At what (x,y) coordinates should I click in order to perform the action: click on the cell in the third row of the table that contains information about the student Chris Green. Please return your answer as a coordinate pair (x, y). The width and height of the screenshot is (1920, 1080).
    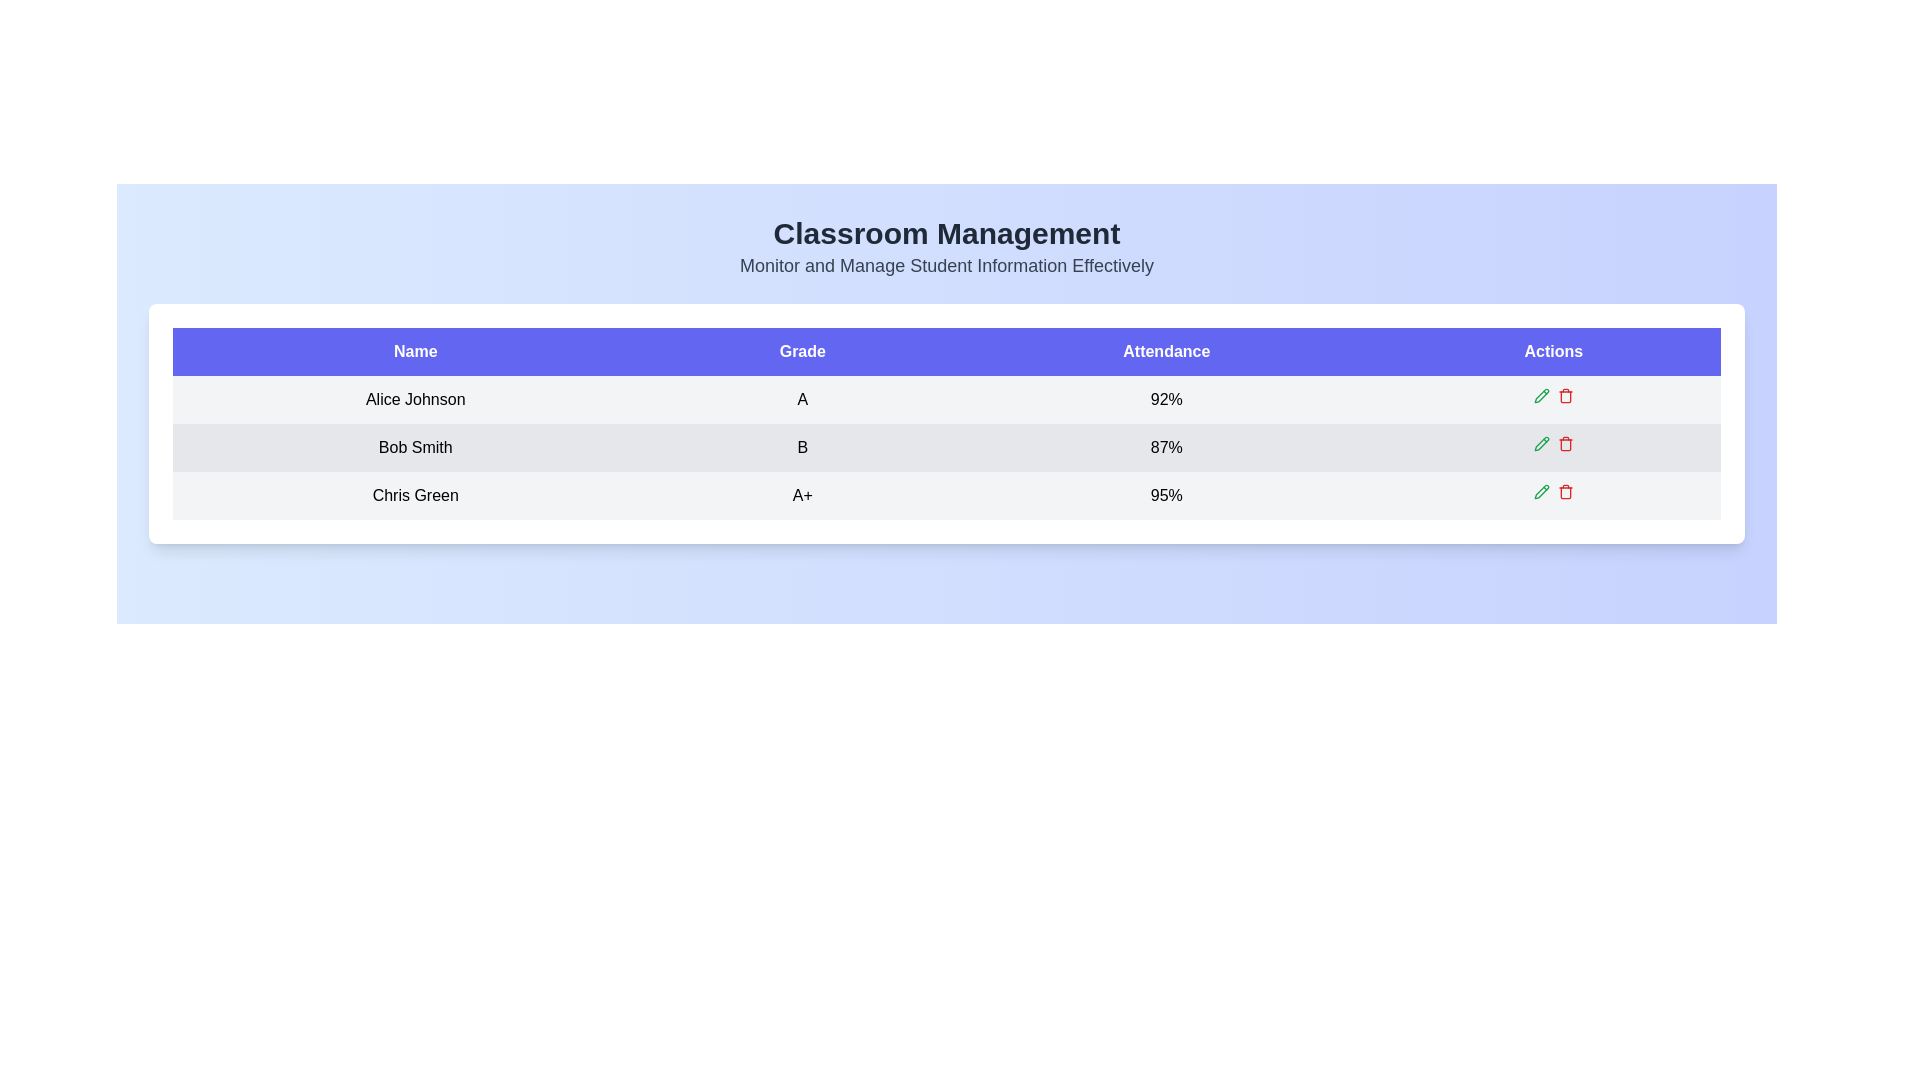
    Looking at the image, I should click on (945, 495).